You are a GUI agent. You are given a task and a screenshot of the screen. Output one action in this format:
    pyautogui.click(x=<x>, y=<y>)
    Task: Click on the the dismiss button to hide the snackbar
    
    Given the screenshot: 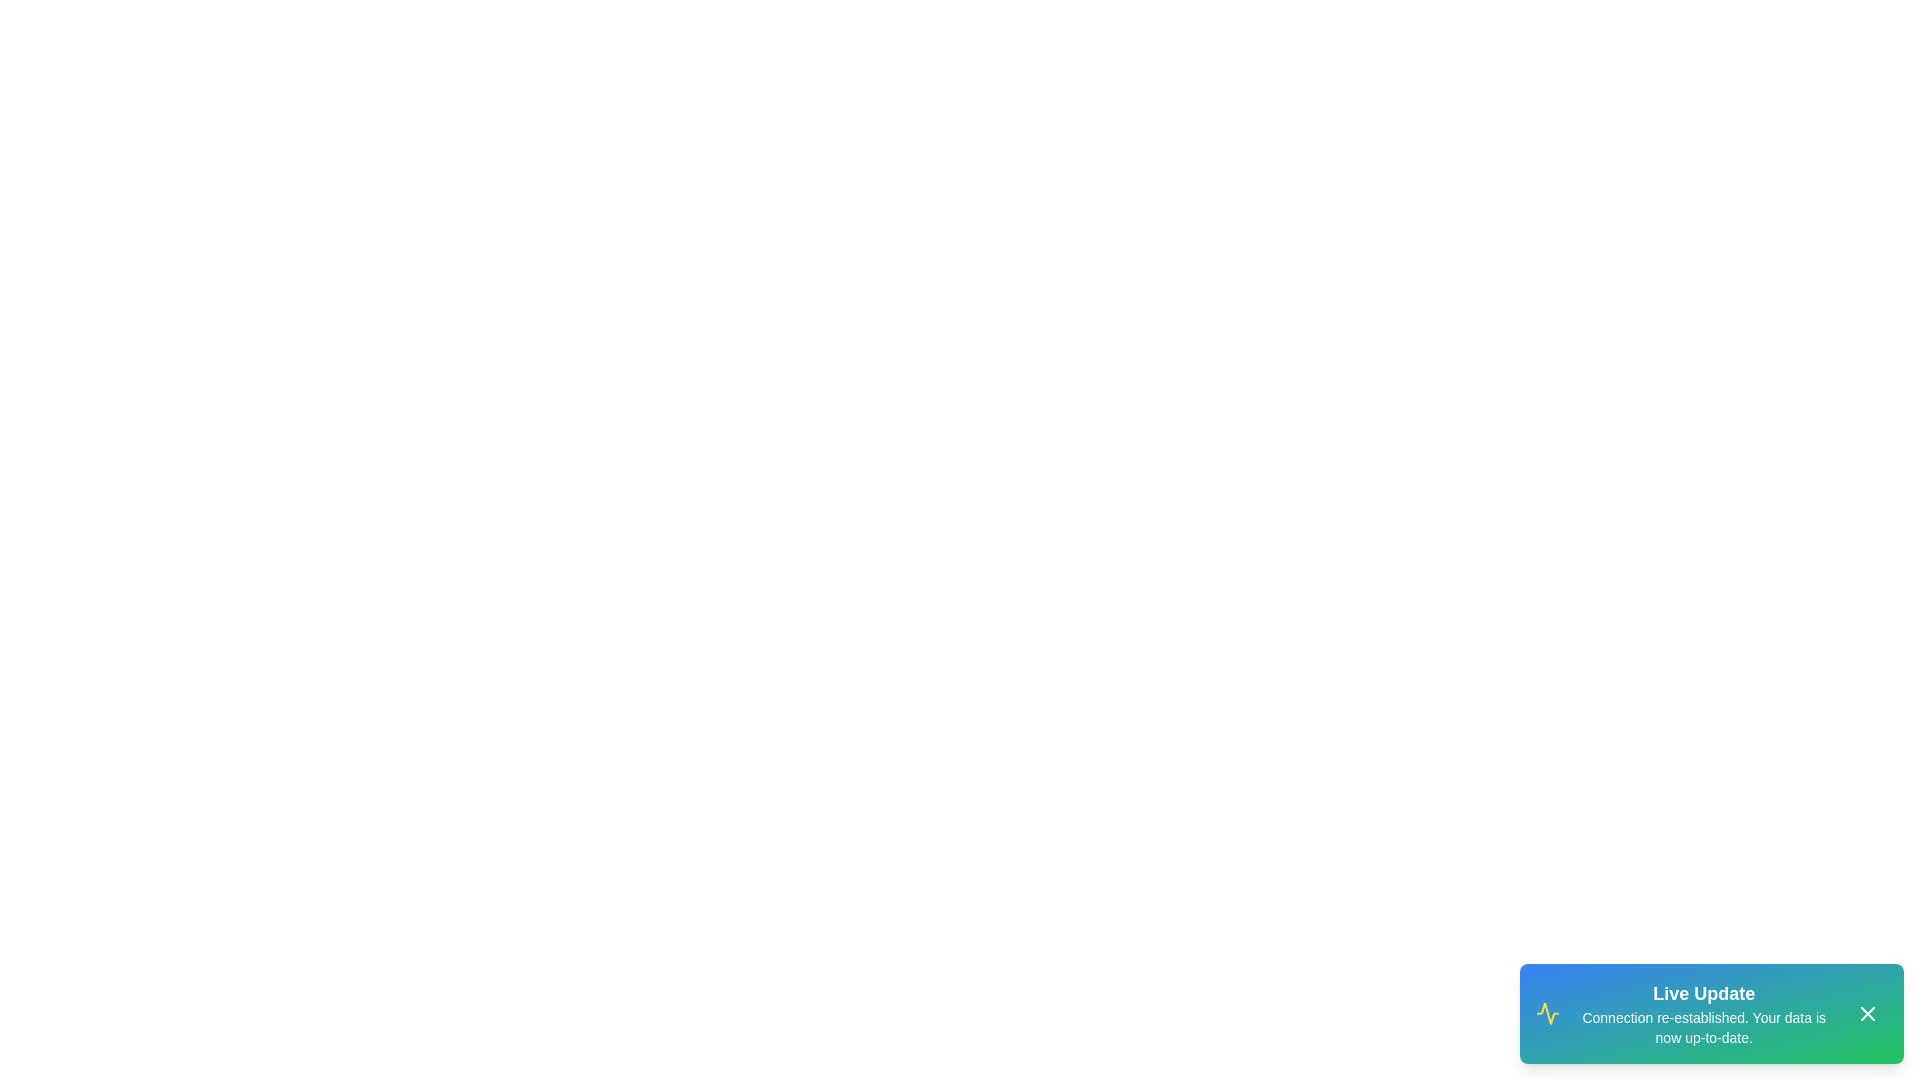 What is the action you would take?
    pyautogui.click(x=1866, y=1014)
    